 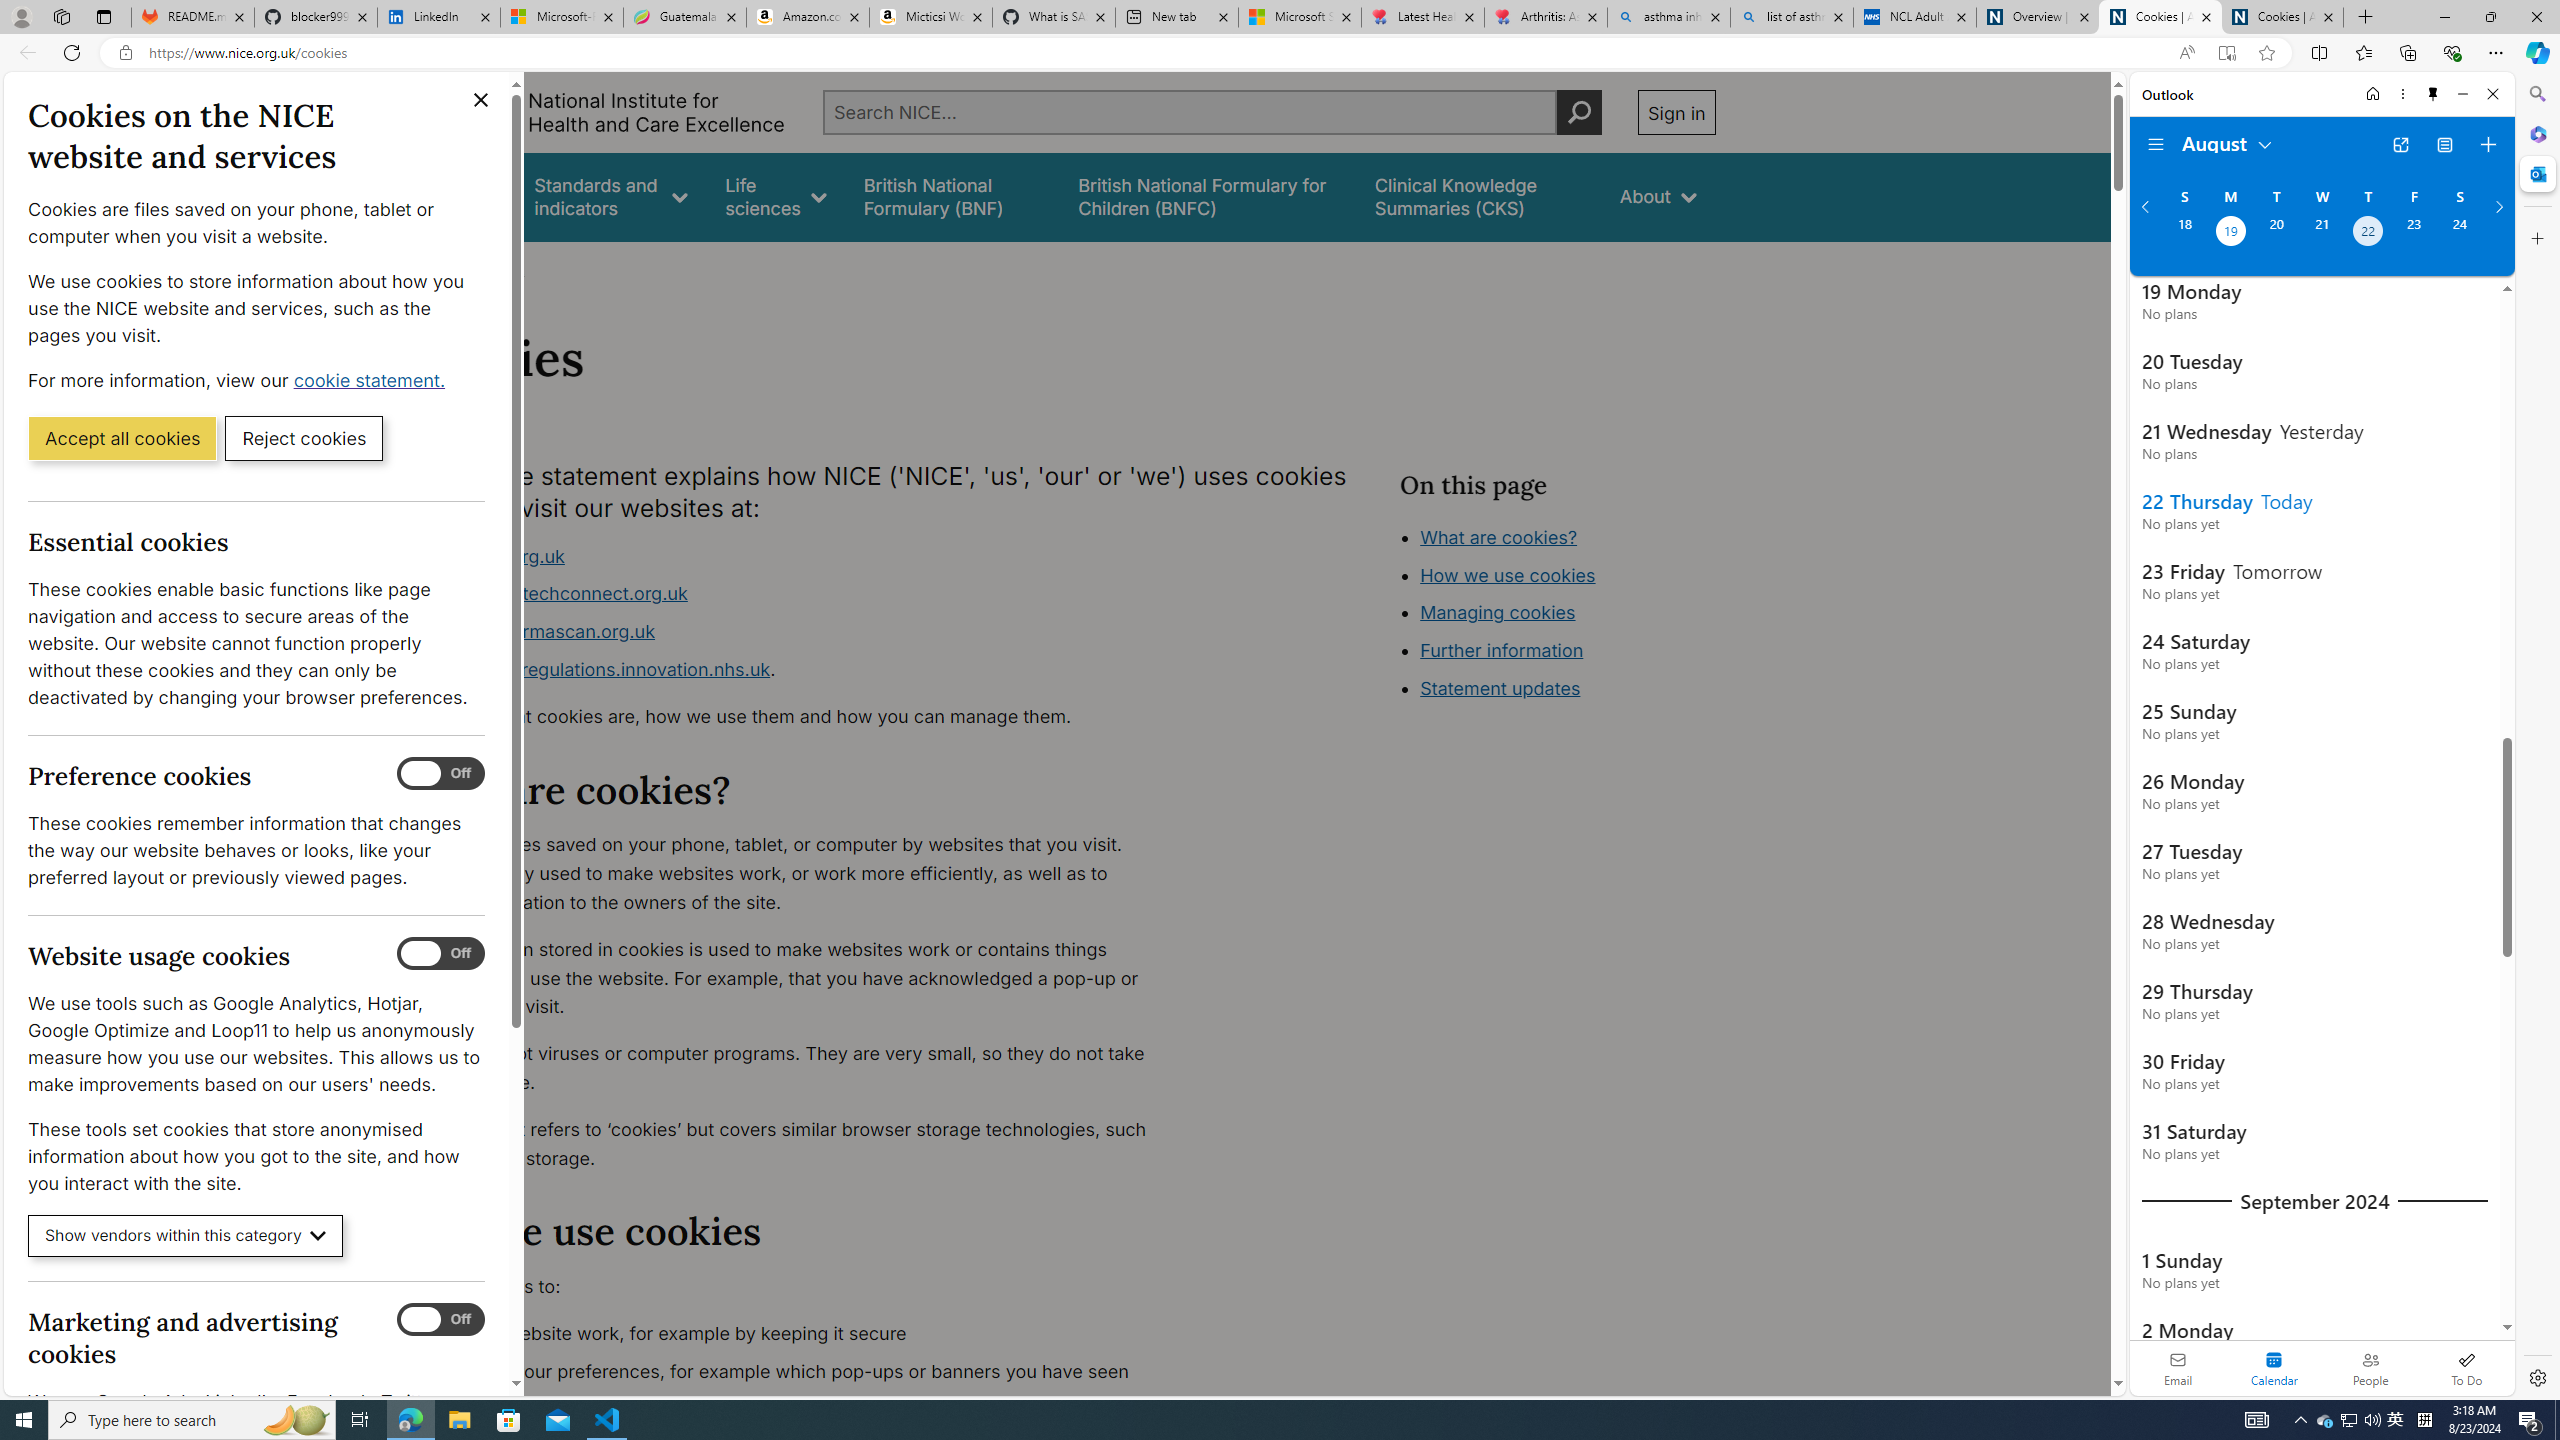 What do you see at coordinates (2274, 233) in the screenshot?
I see `'Tuesday, August 20, 2024. '` at bounding box center [2274, 233].